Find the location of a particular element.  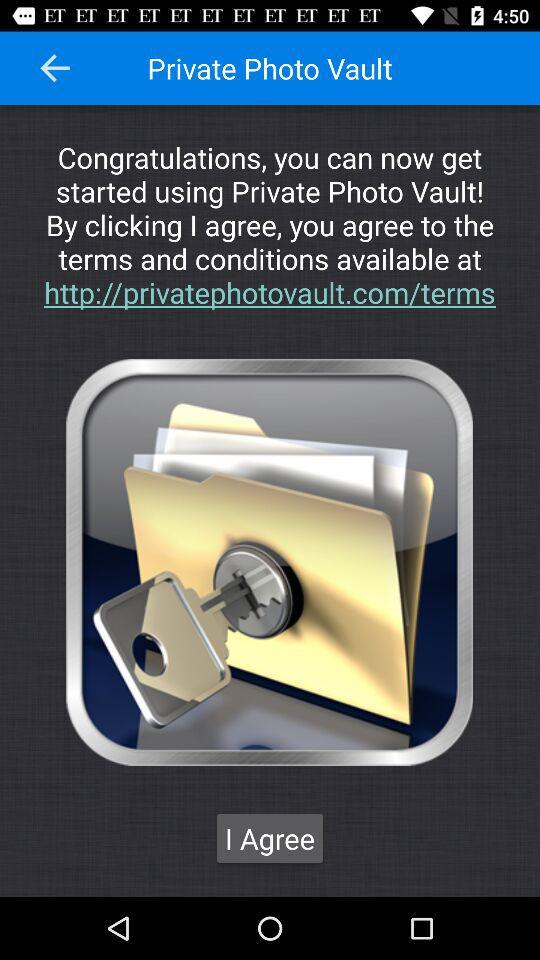

icon at the top left corner is located at coordinates (55, 68).